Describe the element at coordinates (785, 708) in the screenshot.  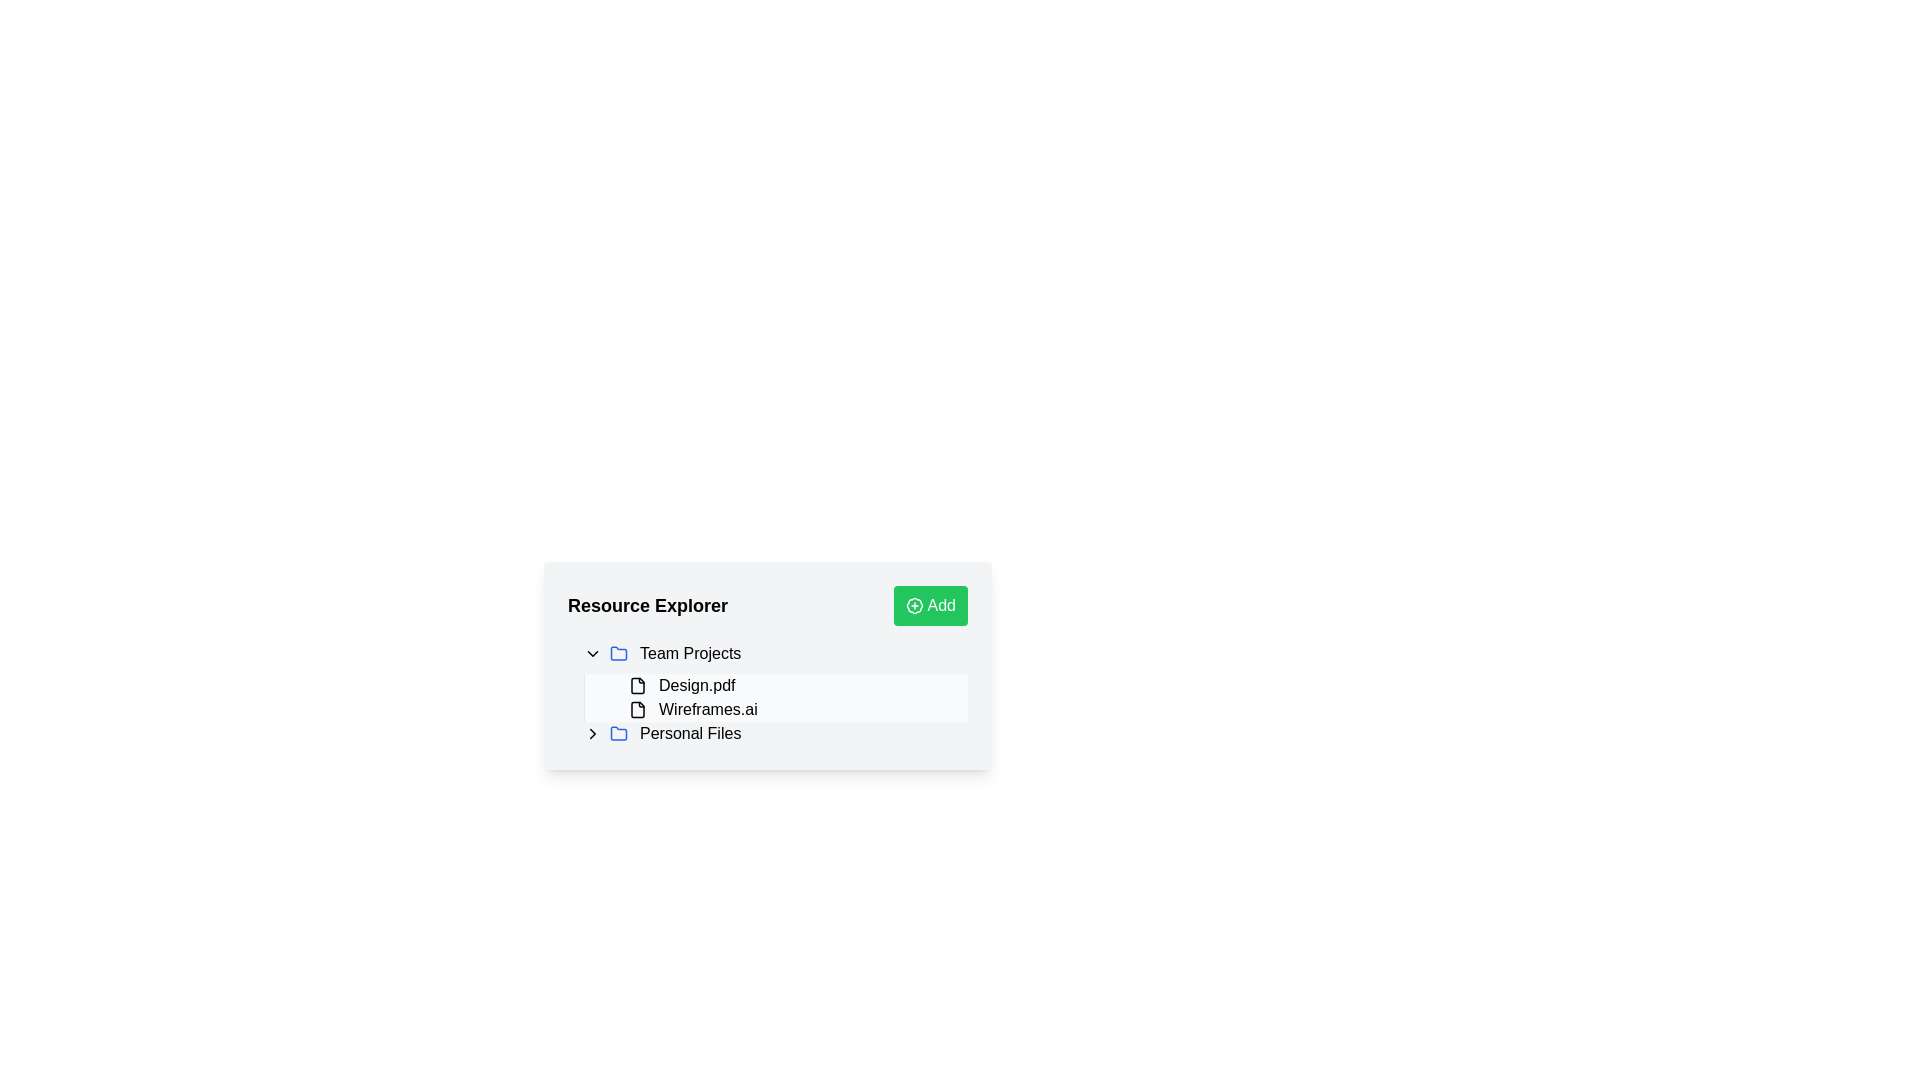
I see `the List item representing 'Wireframes.ai'` at that location.